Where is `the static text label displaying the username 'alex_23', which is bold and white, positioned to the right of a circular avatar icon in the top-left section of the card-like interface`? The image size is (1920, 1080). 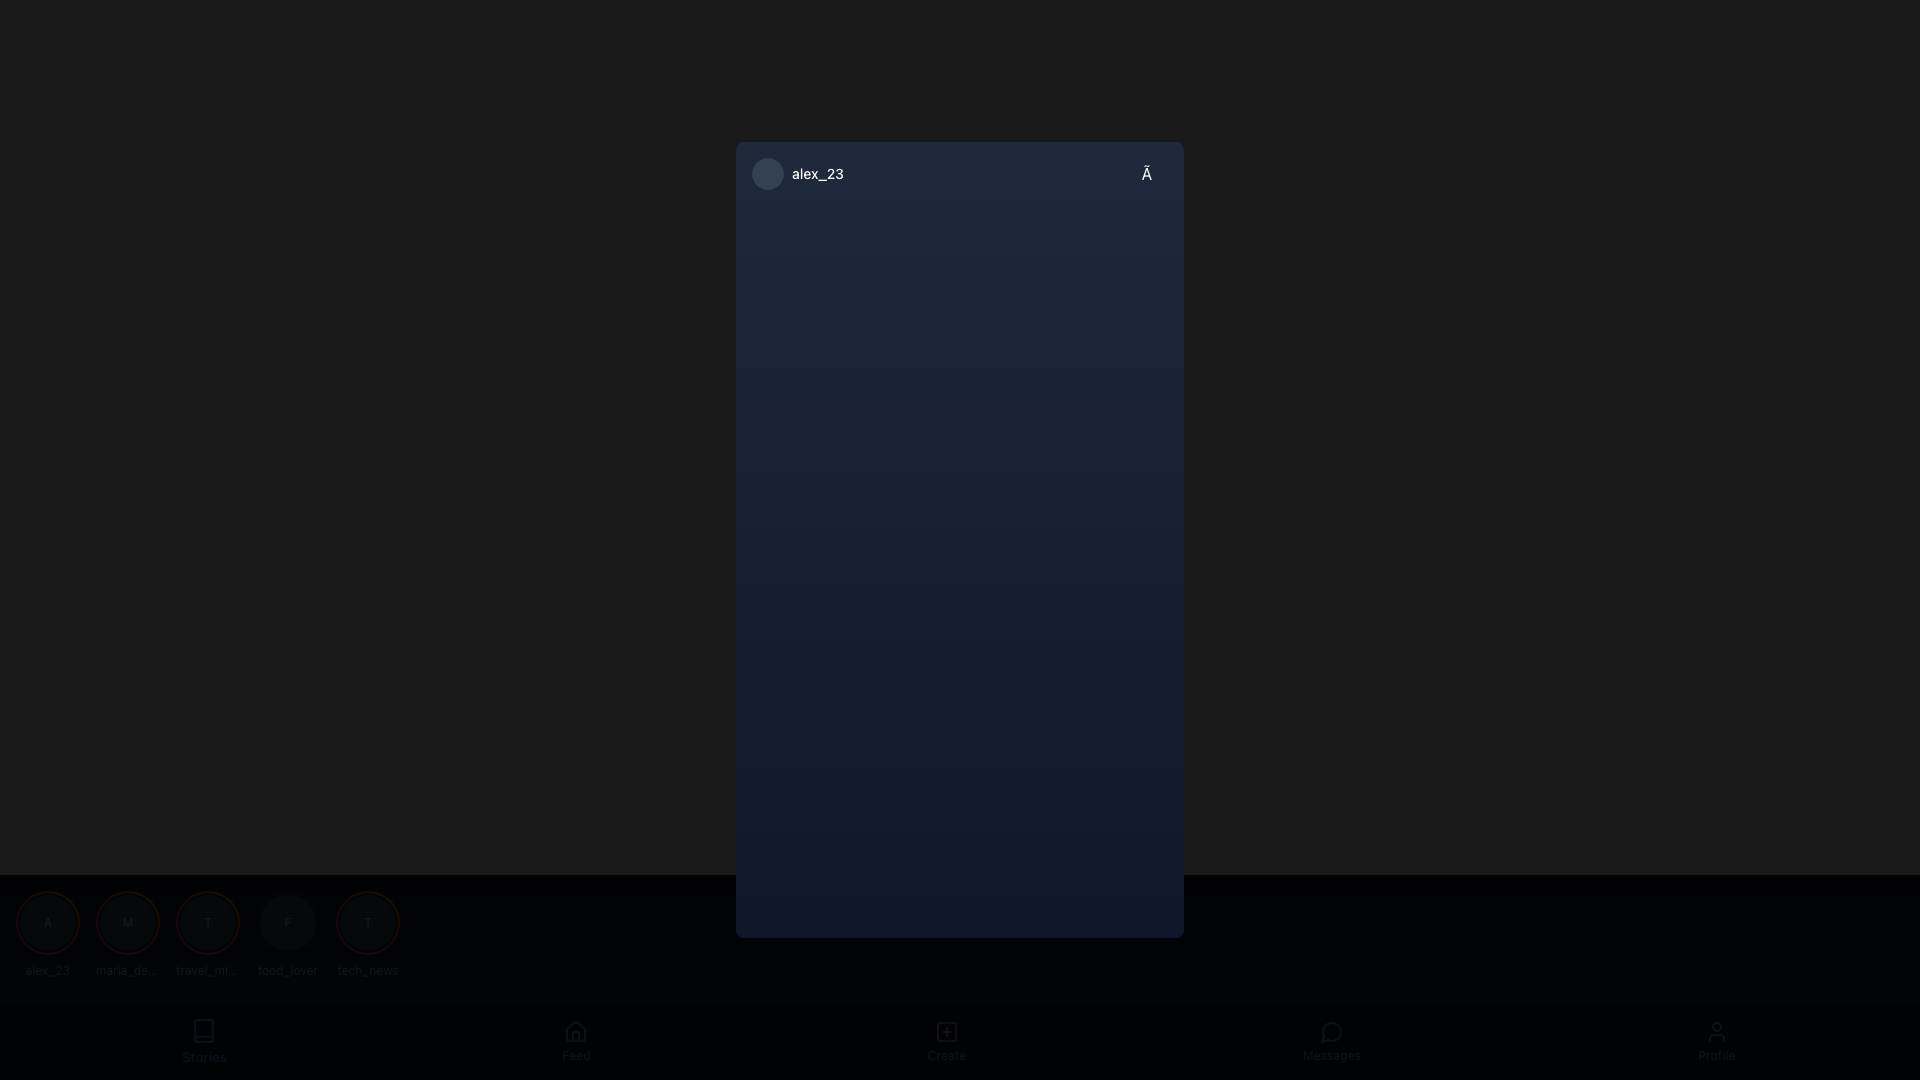
the static text label displaying the username 'alex_23', which is bold and white, positioned to the right of a circular avatar icon in the top-left section of the card-like interface is located at coordinates (818, 172).